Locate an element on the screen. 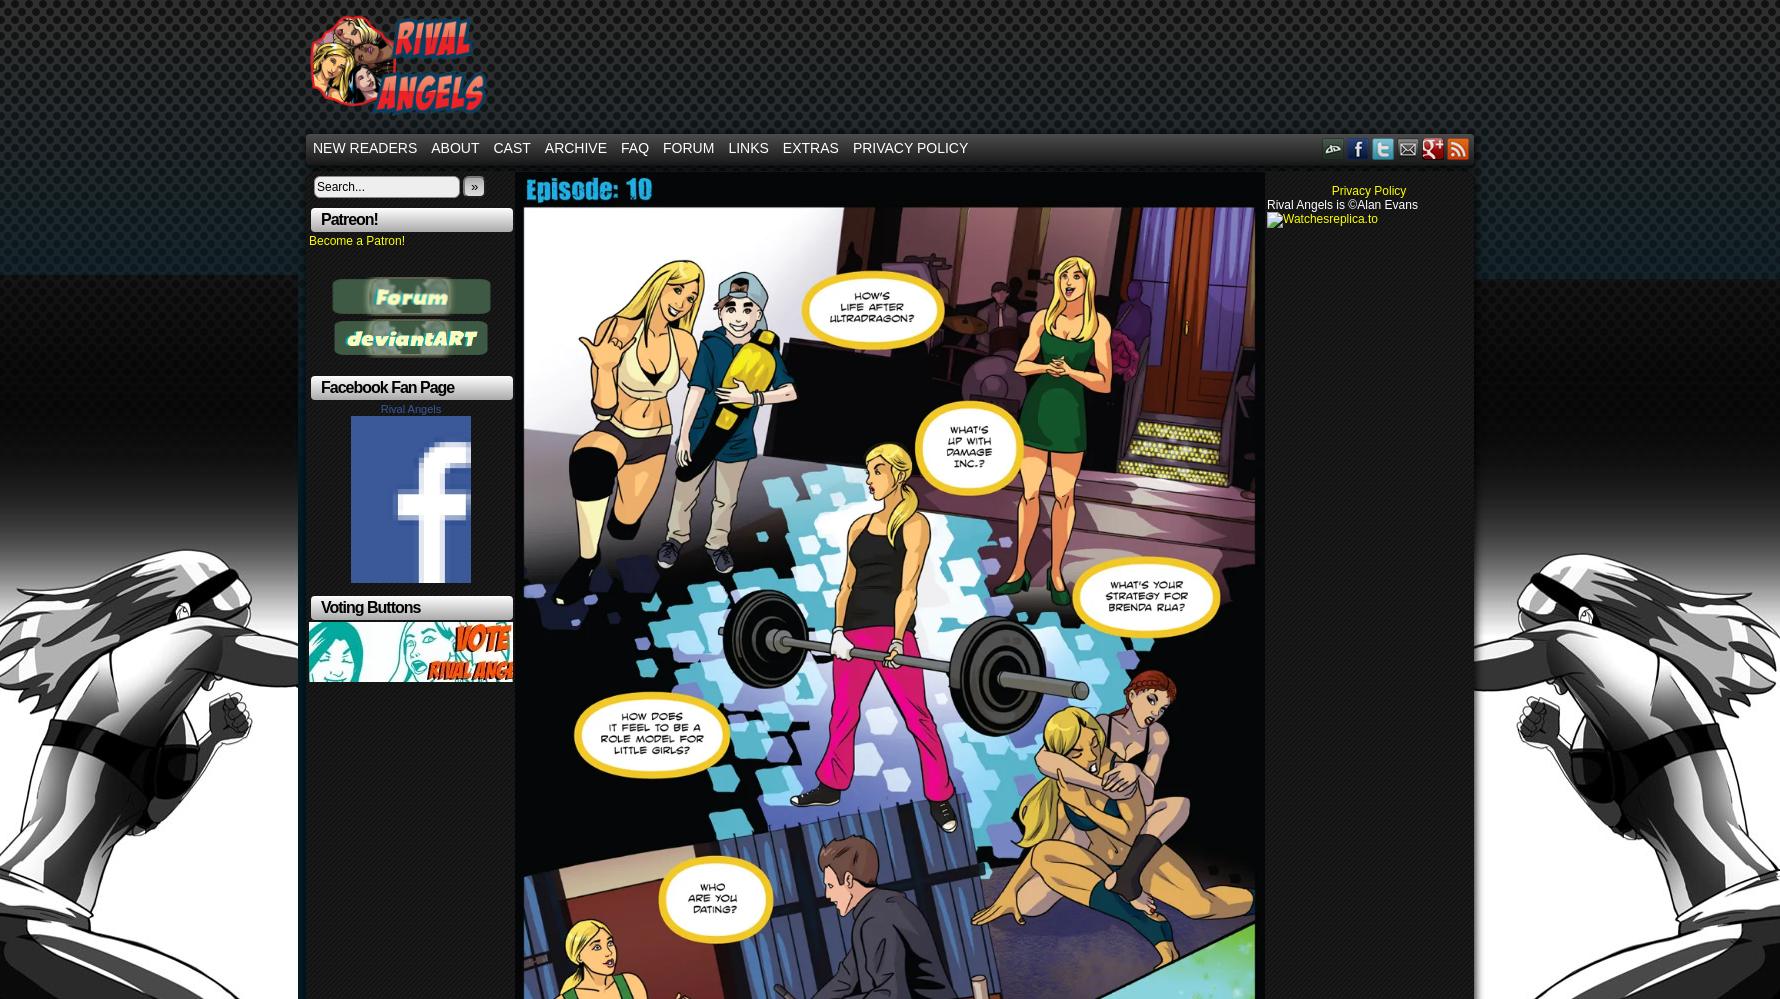 Image resolution: width=1780 pixels, height=999 pixels. 'About' is located at coordinates (429, 147).